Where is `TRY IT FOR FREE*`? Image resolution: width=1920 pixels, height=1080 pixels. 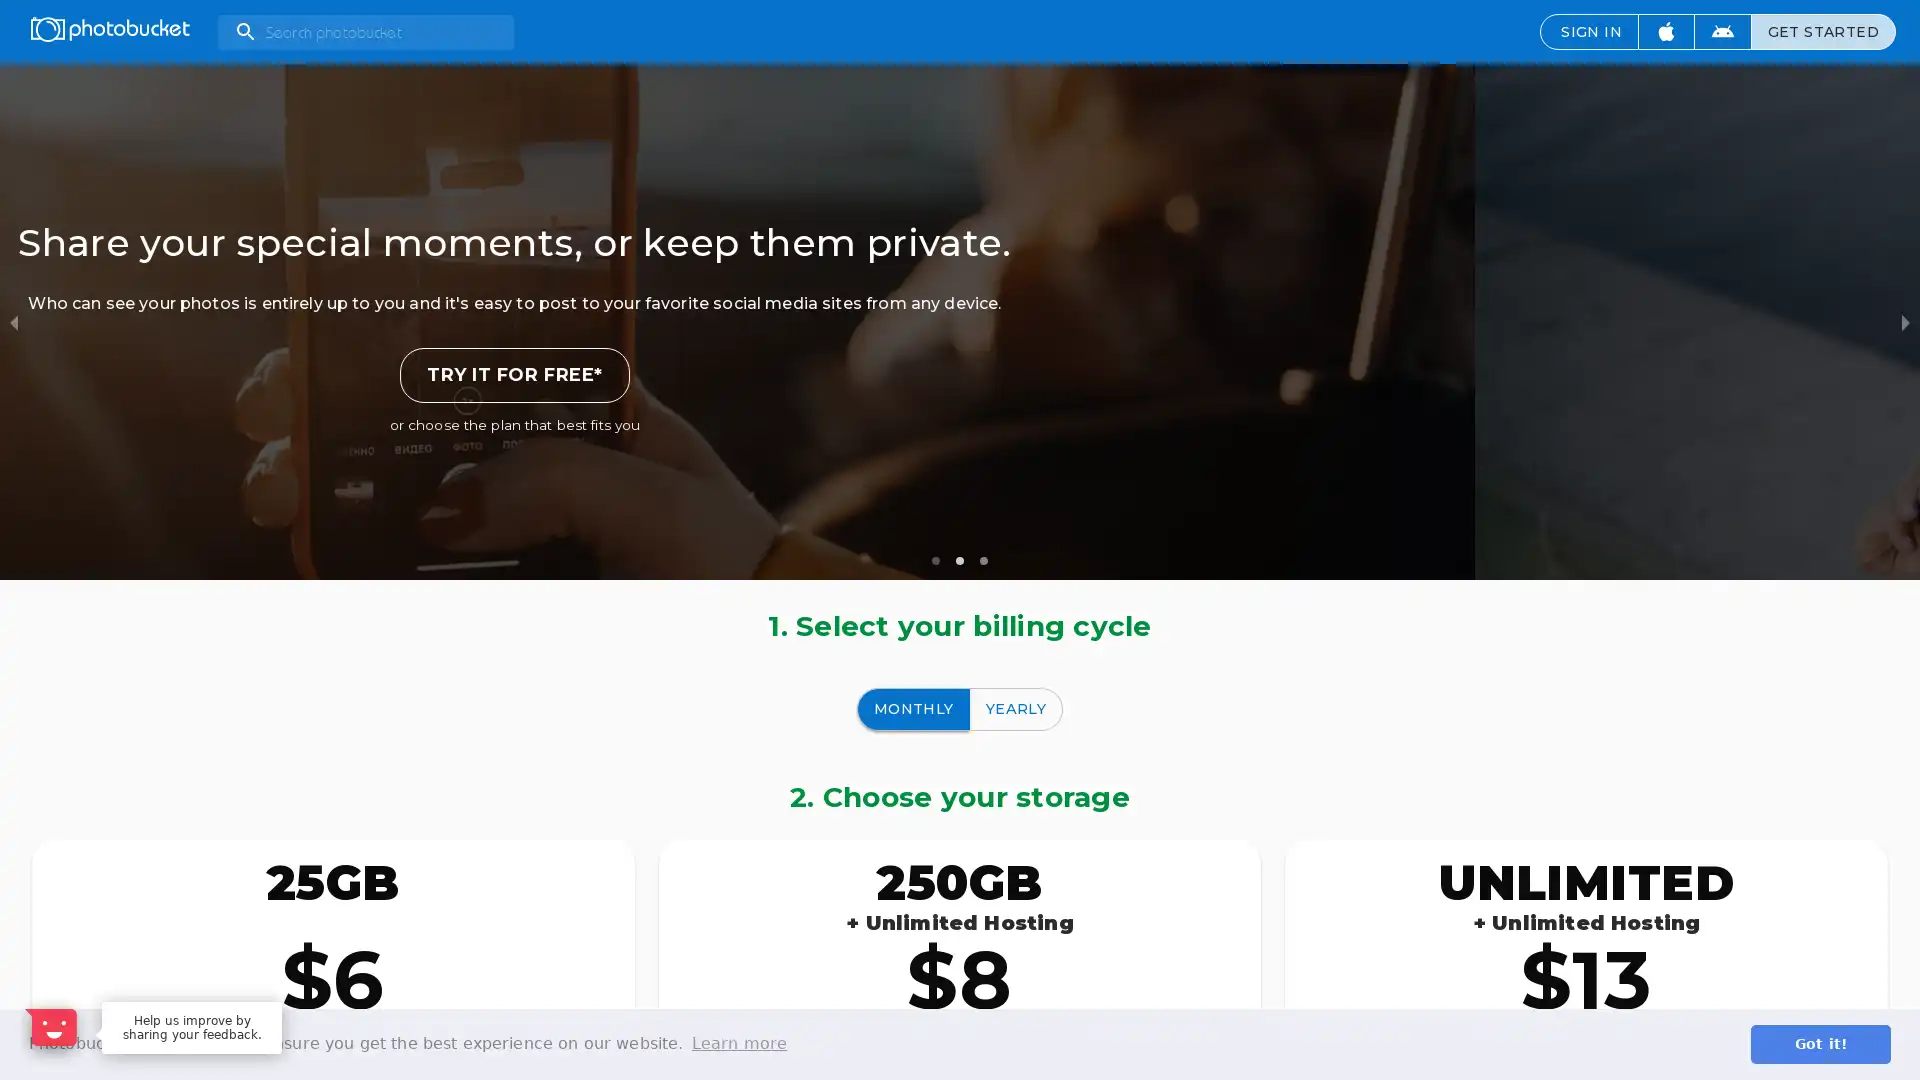
TRY IT FOR FREE* is located at coordinates (958, 374).